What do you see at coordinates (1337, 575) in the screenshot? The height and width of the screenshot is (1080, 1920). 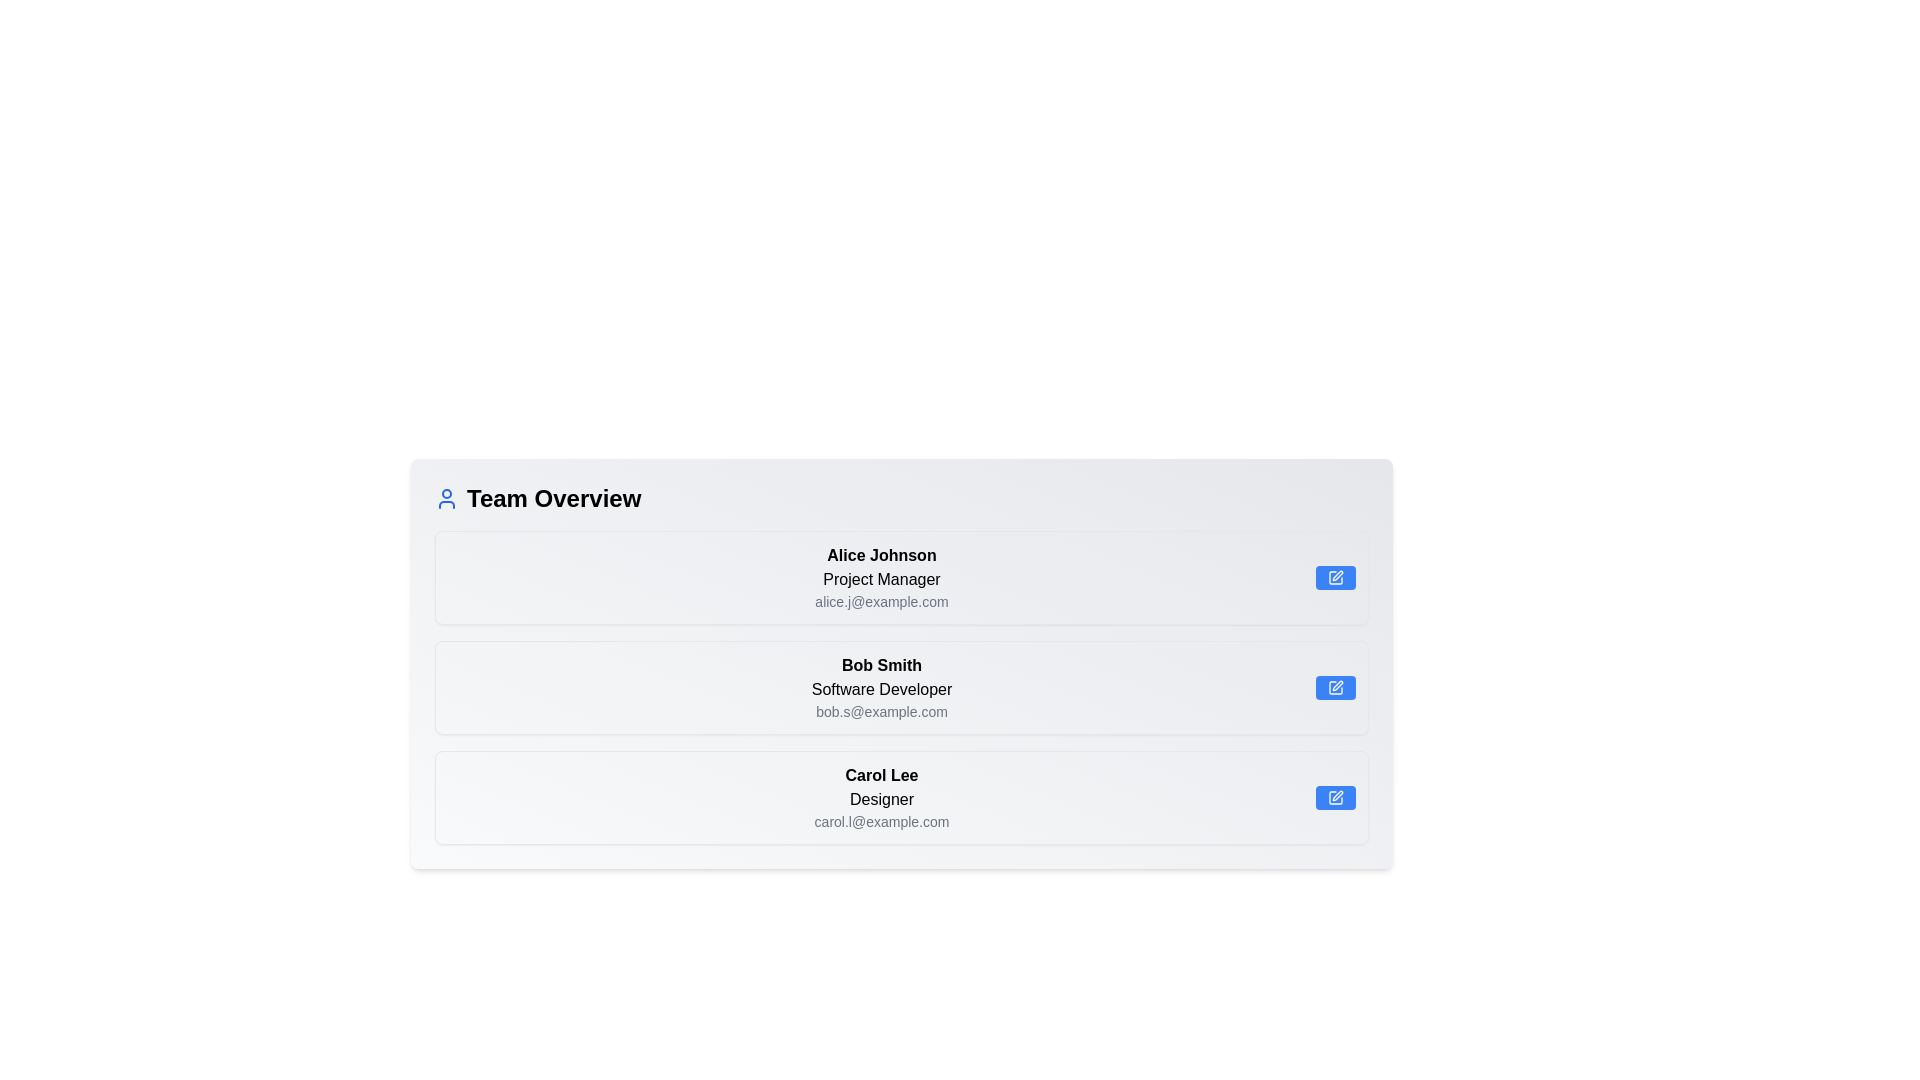 I see `the pen-shaped icon button located to the far right of 'Alice Johnson's' profile line` at bounding box center [1337, 575].